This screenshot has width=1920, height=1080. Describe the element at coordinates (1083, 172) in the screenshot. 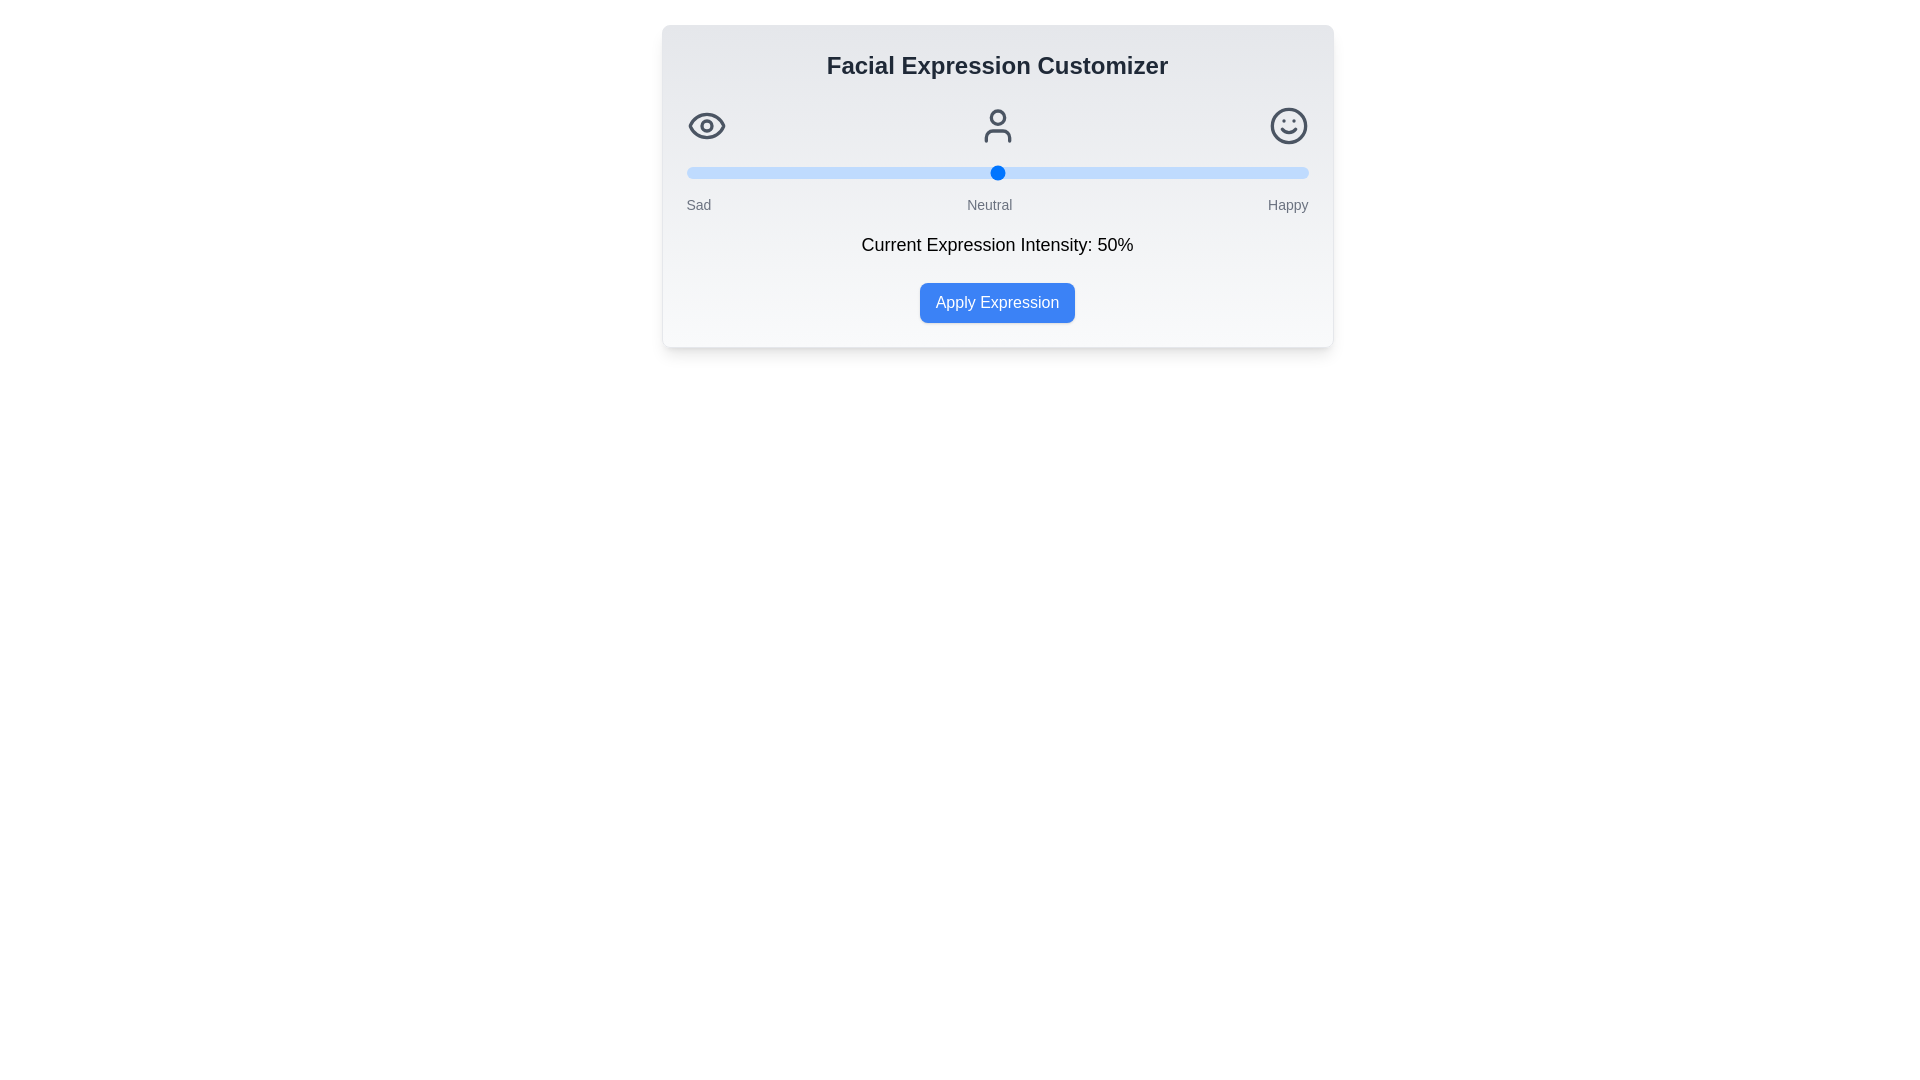

I see `the intensity slider to set the facial expression intensity to 64%` at that location.